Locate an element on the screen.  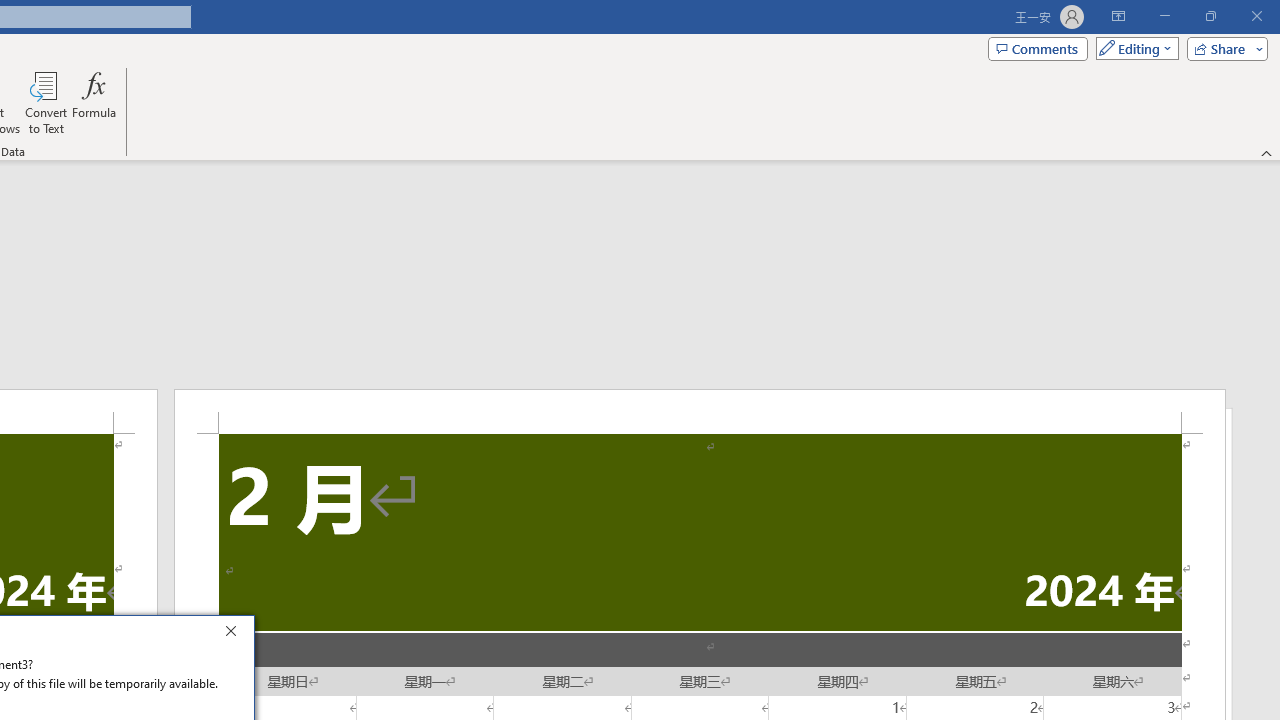
'Comments' is located at coordinates (1038, 47).